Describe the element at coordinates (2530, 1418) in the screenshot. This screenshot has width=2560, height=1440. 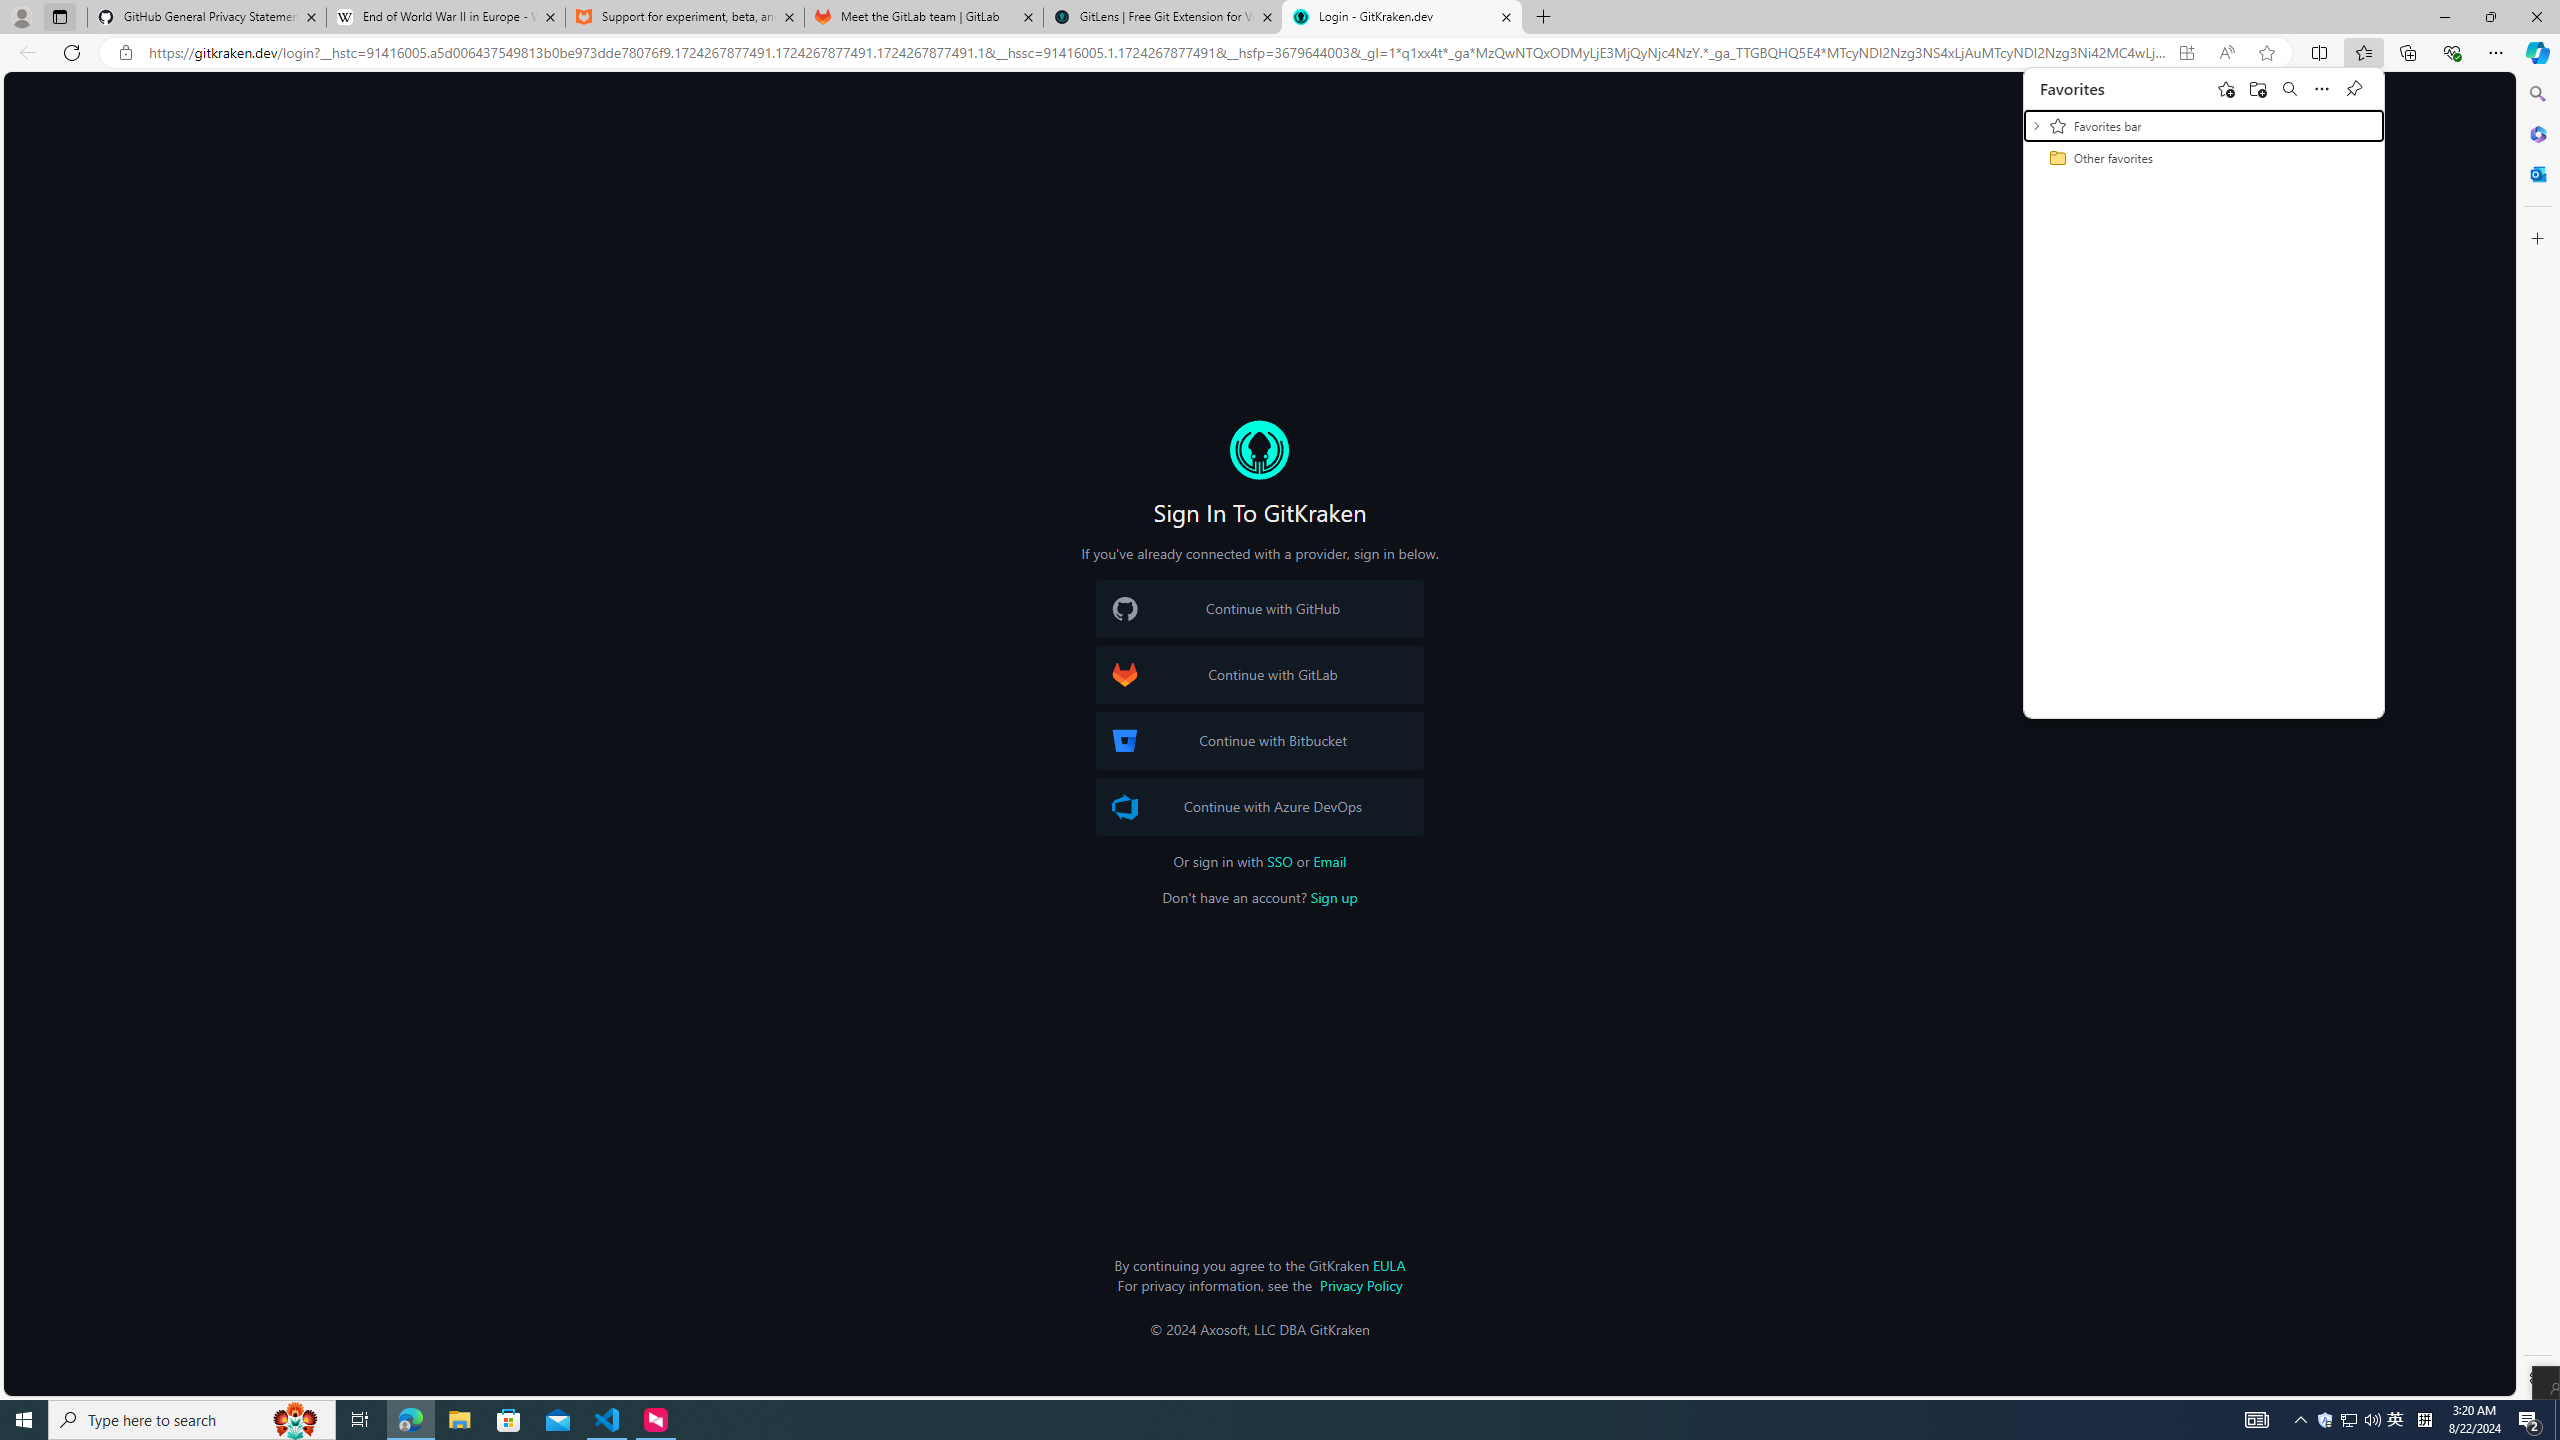
I see `'Action Center, 2 new notifications'` at that location.